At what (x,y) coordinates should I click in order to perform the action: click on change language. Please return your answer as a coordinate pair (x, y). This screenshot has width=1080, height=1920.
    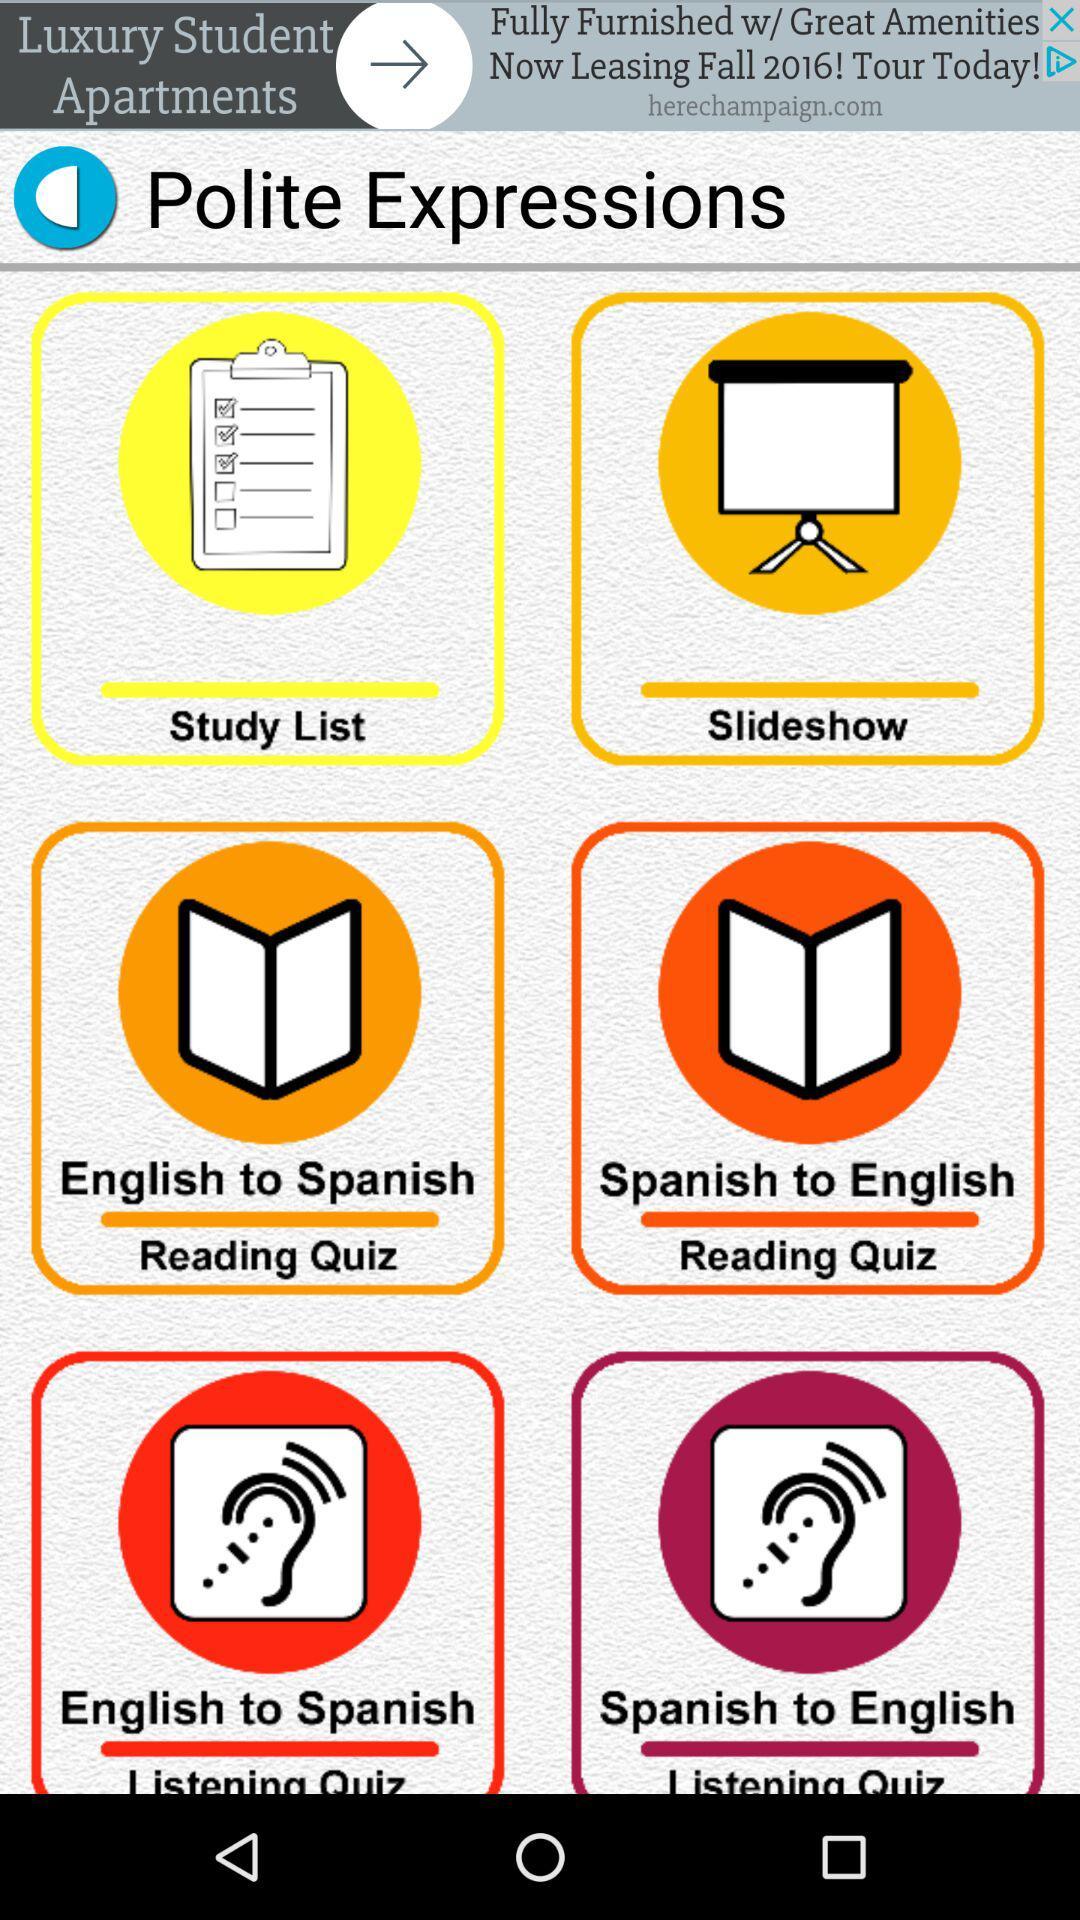
    Looking at the image, I should click on (270, 1561).